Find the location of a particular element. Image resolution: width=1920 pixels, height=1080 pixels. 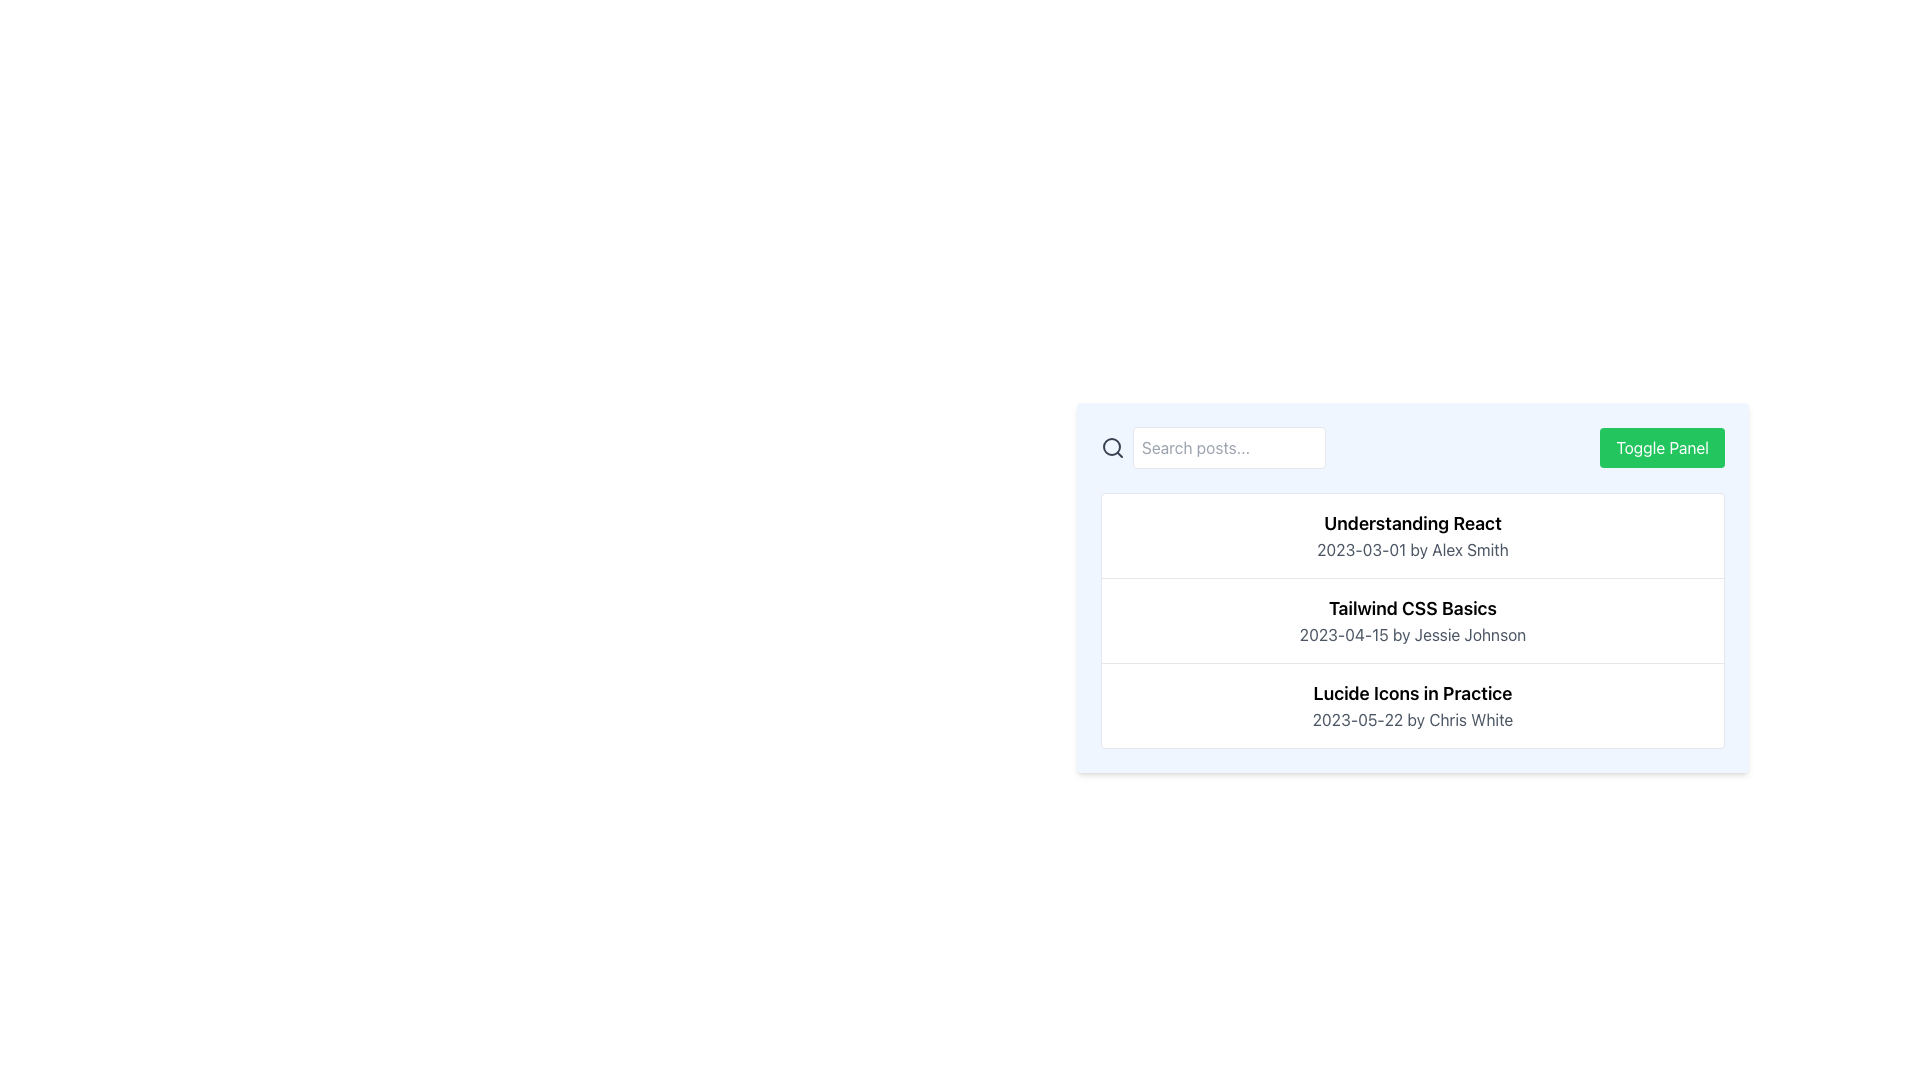

the text input field located in the top section of the interface, beside the magnifying glass icon is located at coordinates (1228, 446).